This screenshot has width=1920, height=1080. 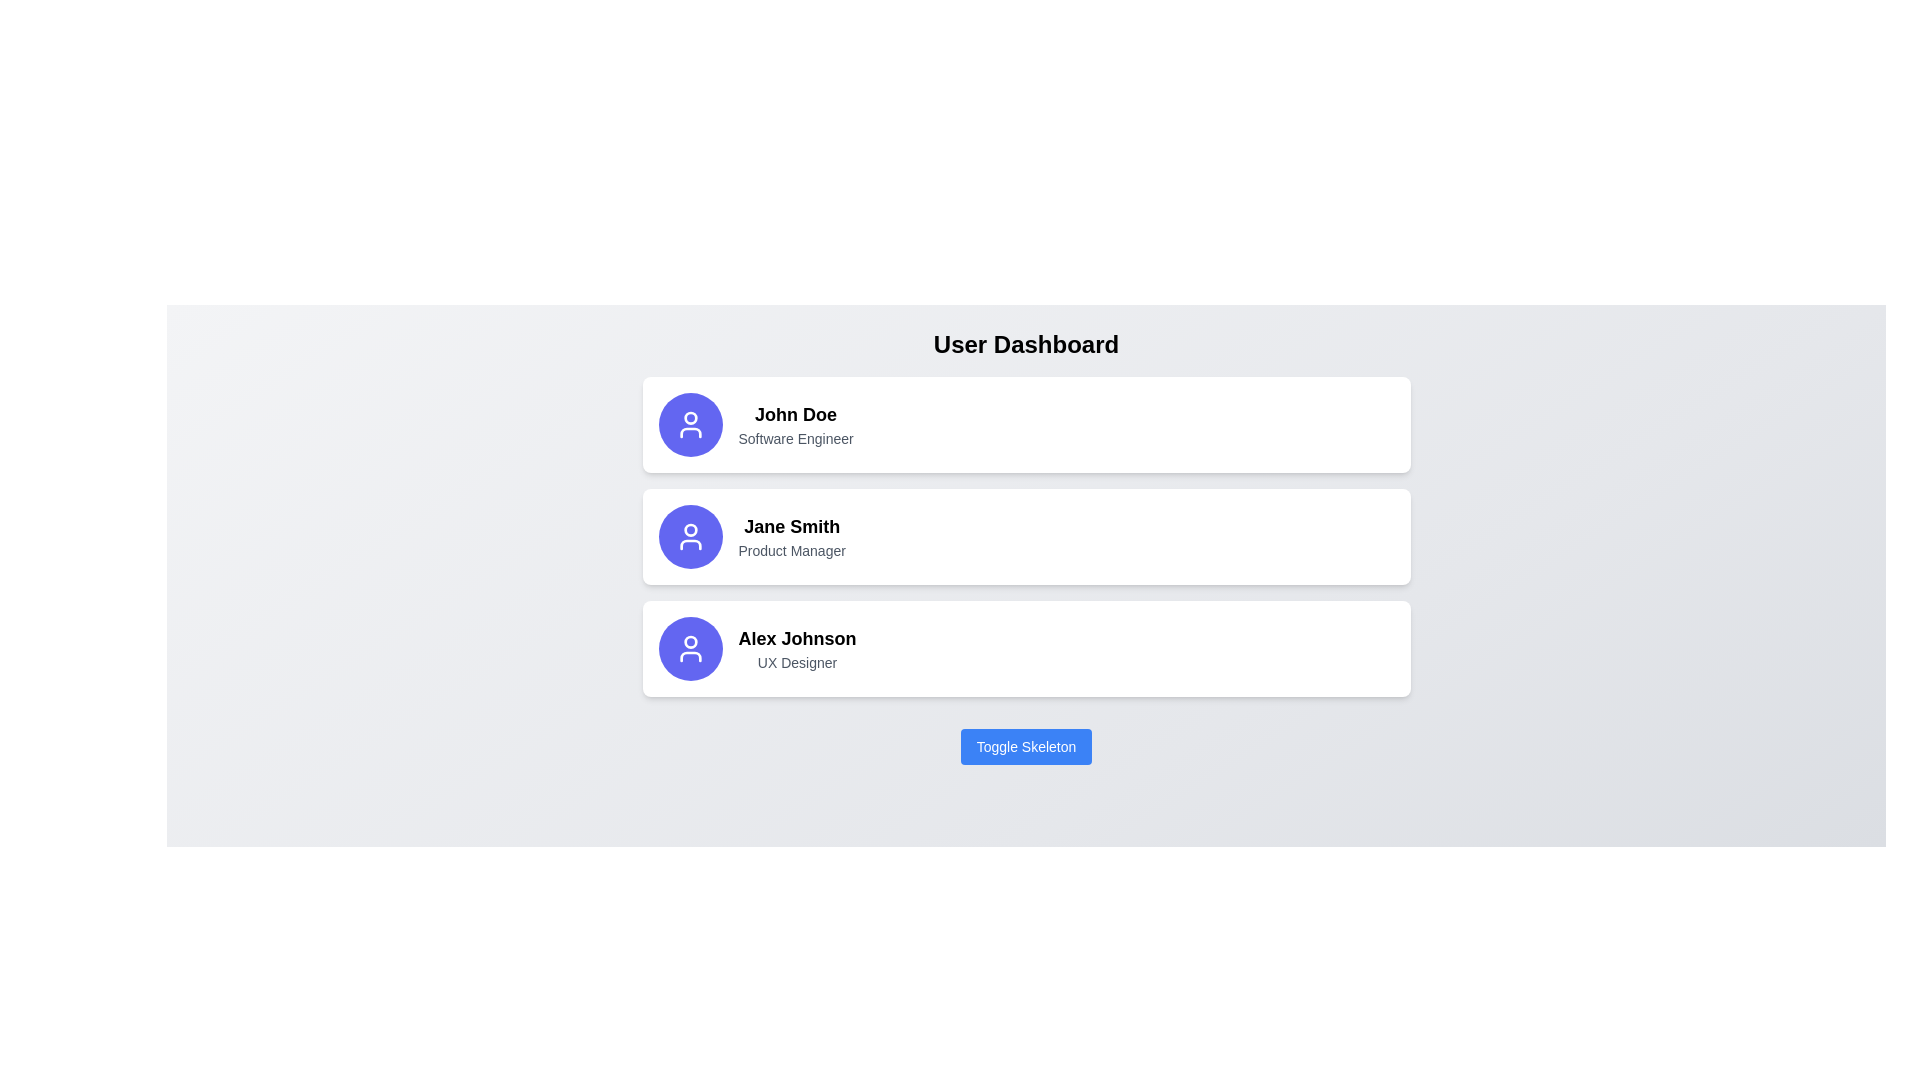 I want to click on text block that provides the name and role of a specific user, located within the third card in a vertical list of user cards, positioned next to a circular user icon, so click(x=796, y=648).